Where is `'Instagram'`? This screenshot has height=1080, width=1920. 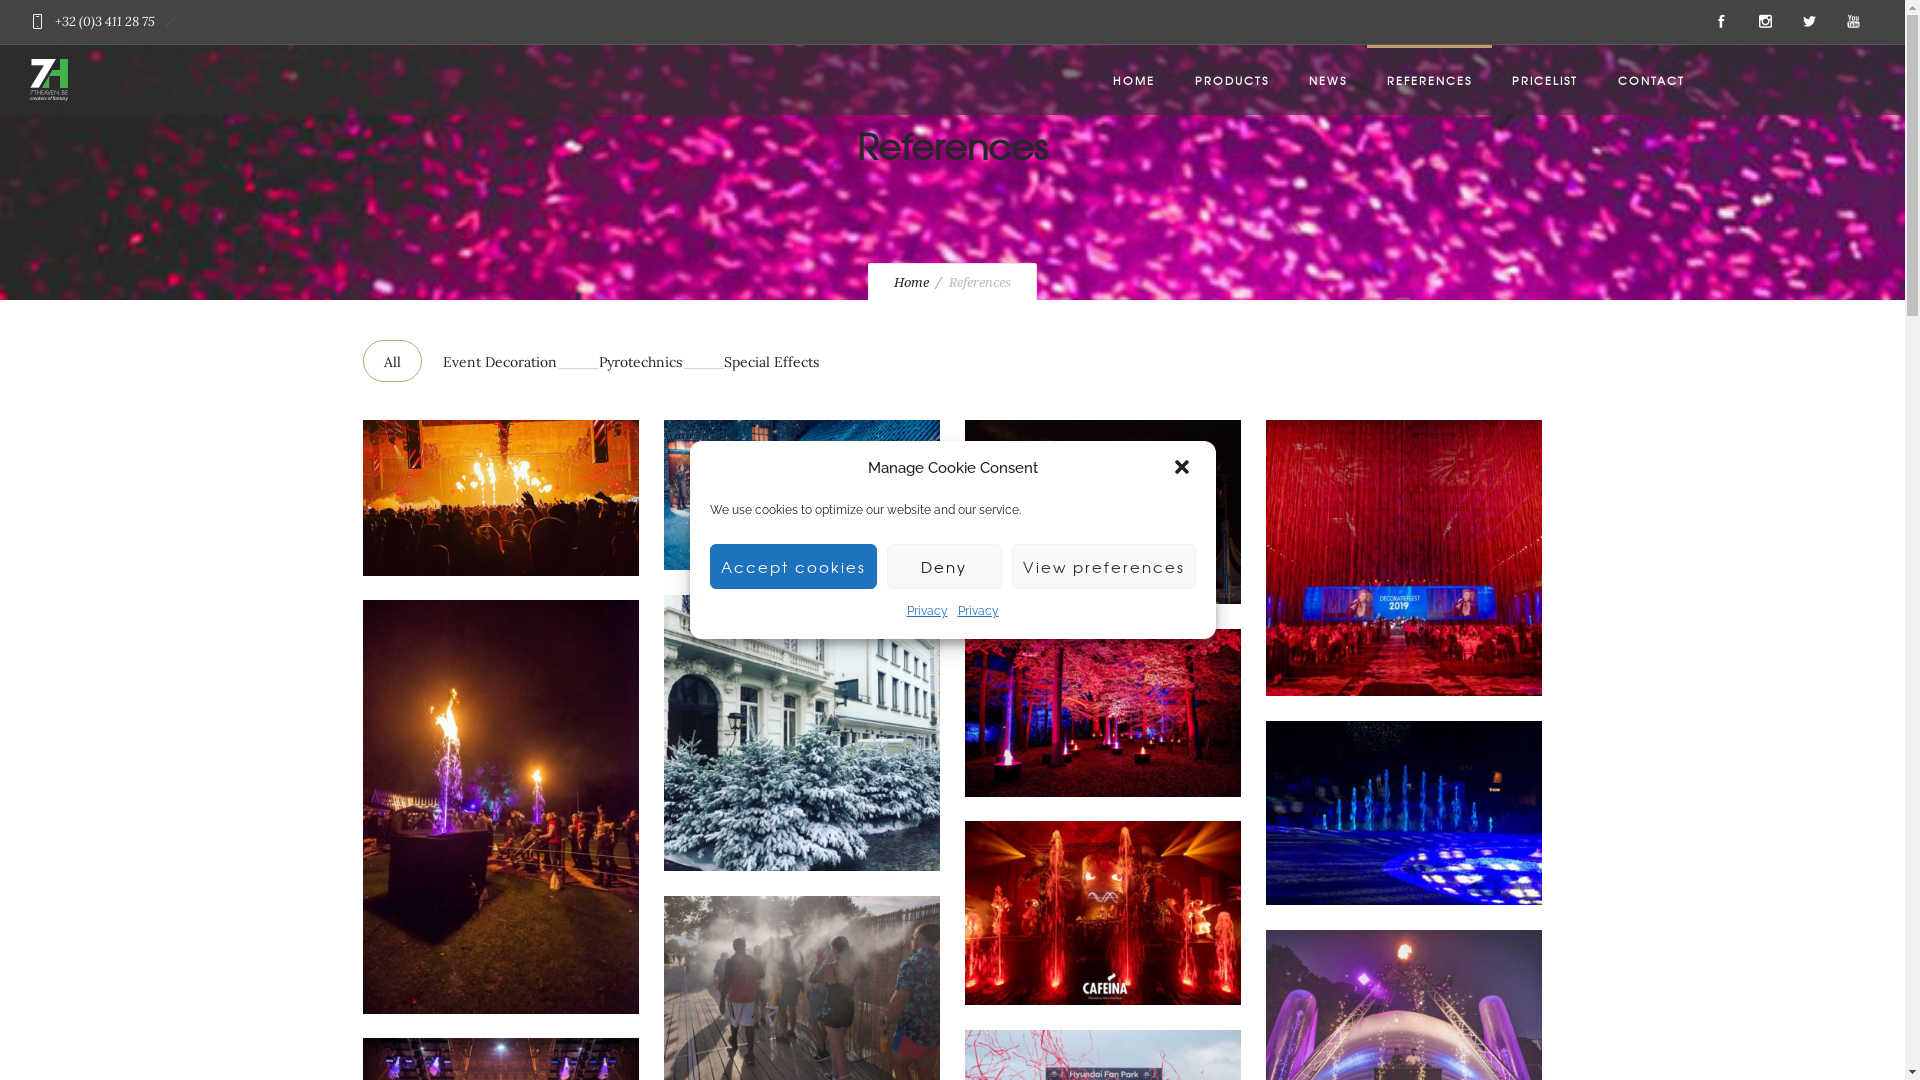
'Instagram' is located at coordinates (1741, 22).